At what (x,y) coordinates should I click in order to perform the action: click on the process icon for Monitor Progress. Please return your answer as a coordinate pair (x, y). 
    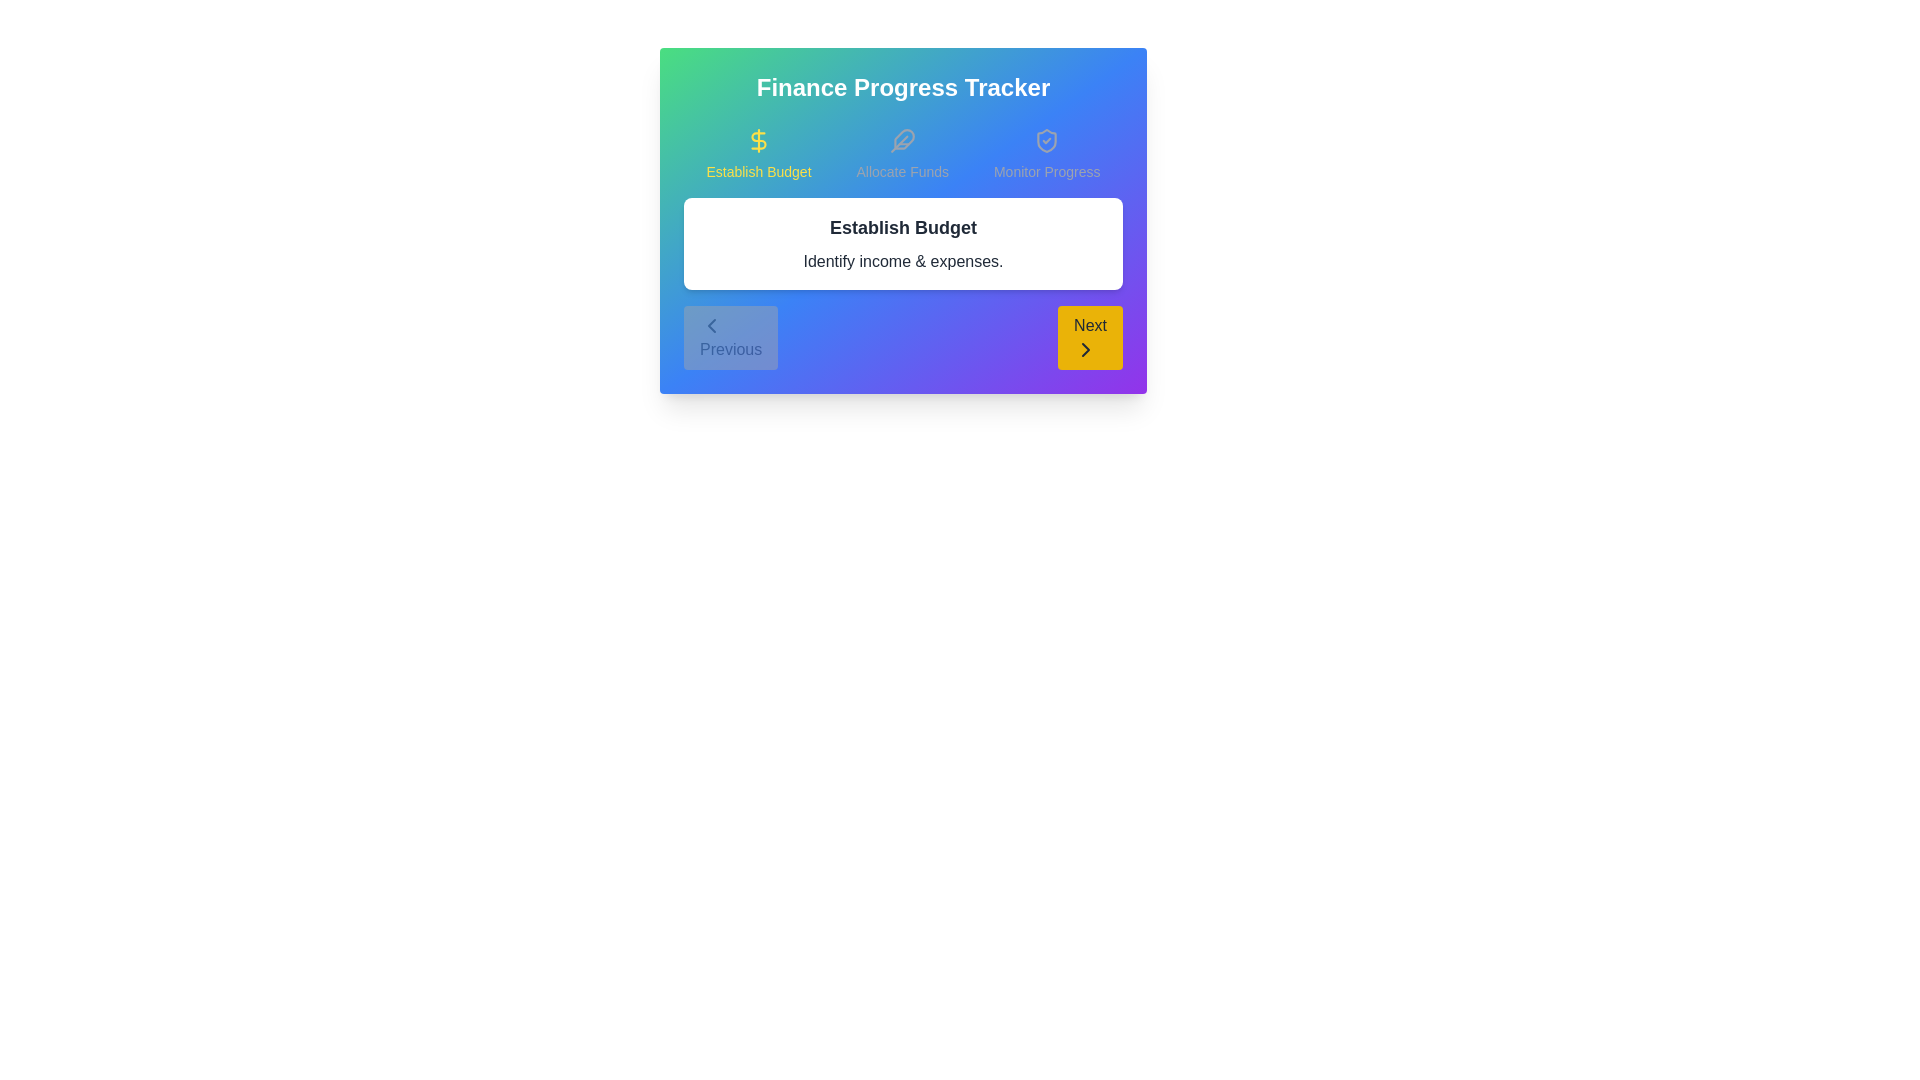
    Looking at the image, I should click on (1046, 153).